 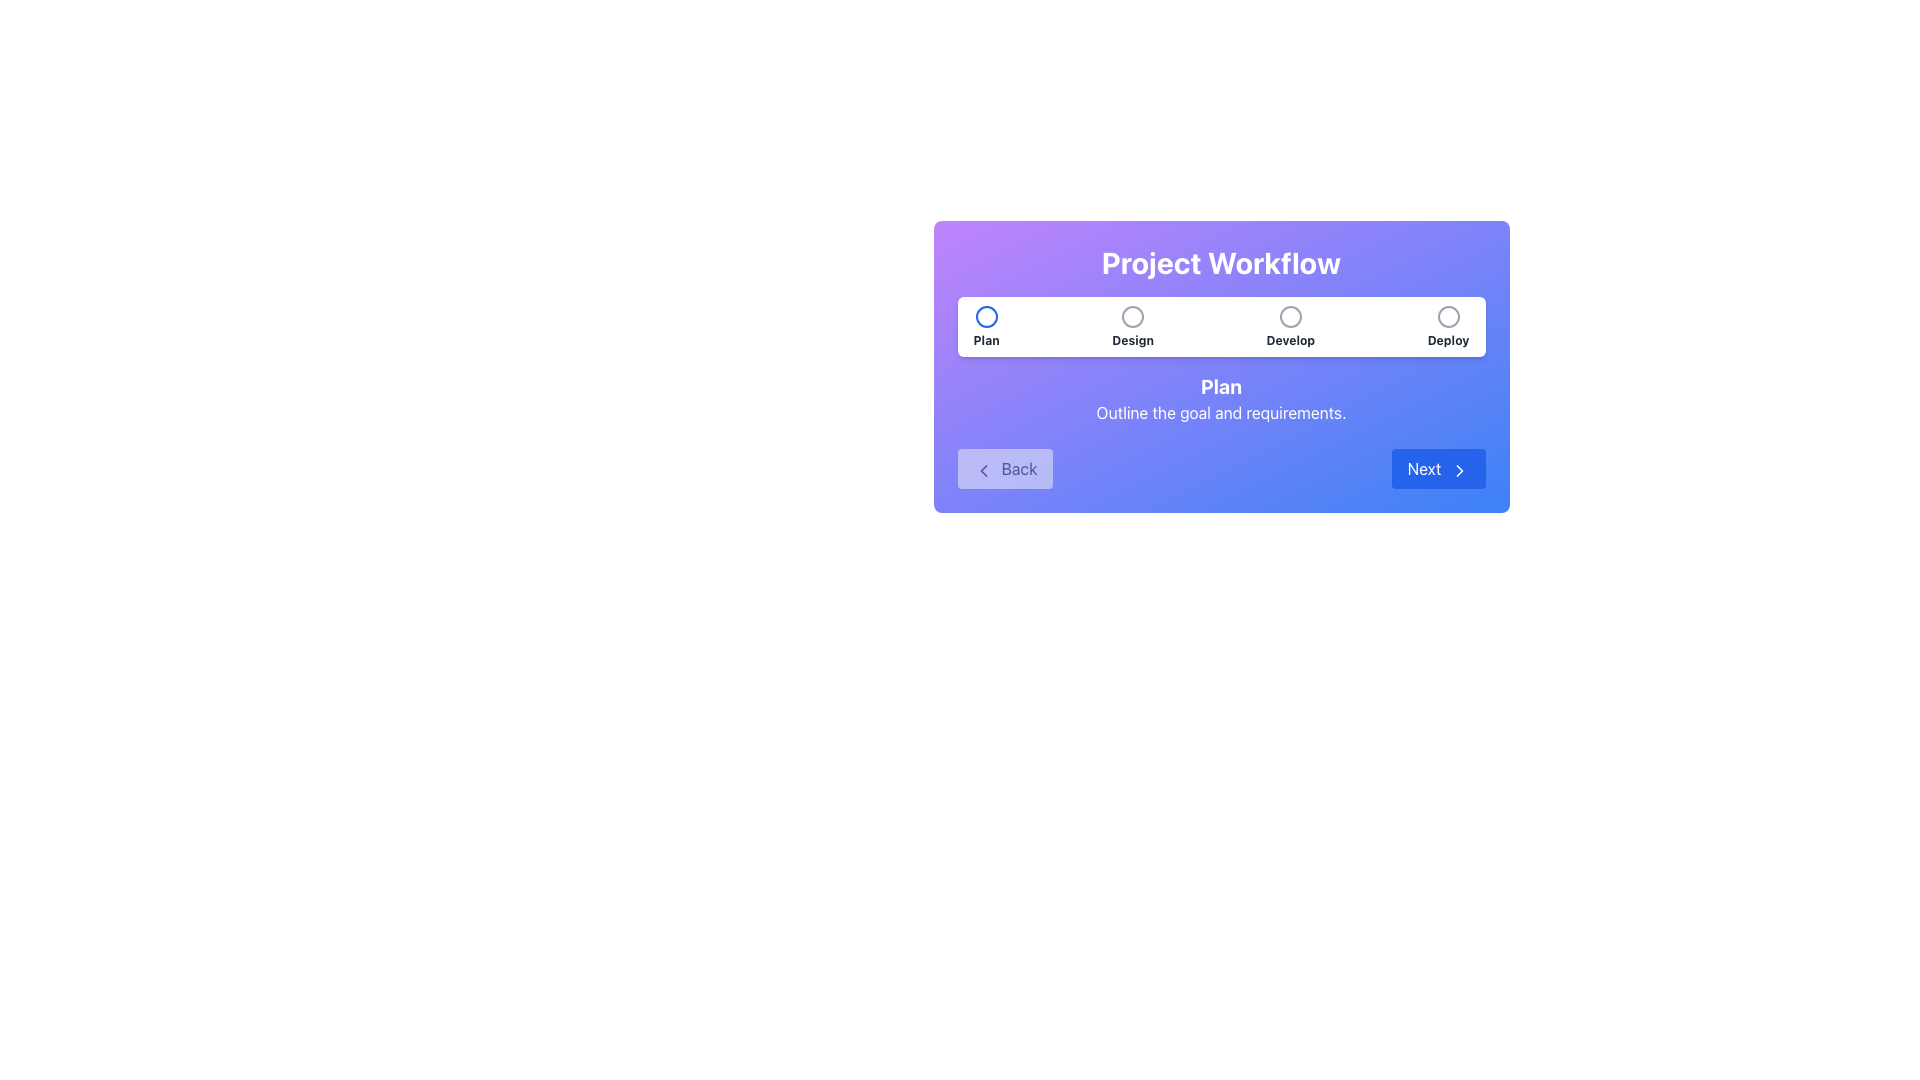 What do you see at coordinates (1132, 315) in the screenshot?
I see `the Circular indicator that signifies the 'Design' step in the project workflow interface, which is the second in a series of four indicators` at bounding box center [1132, 315].